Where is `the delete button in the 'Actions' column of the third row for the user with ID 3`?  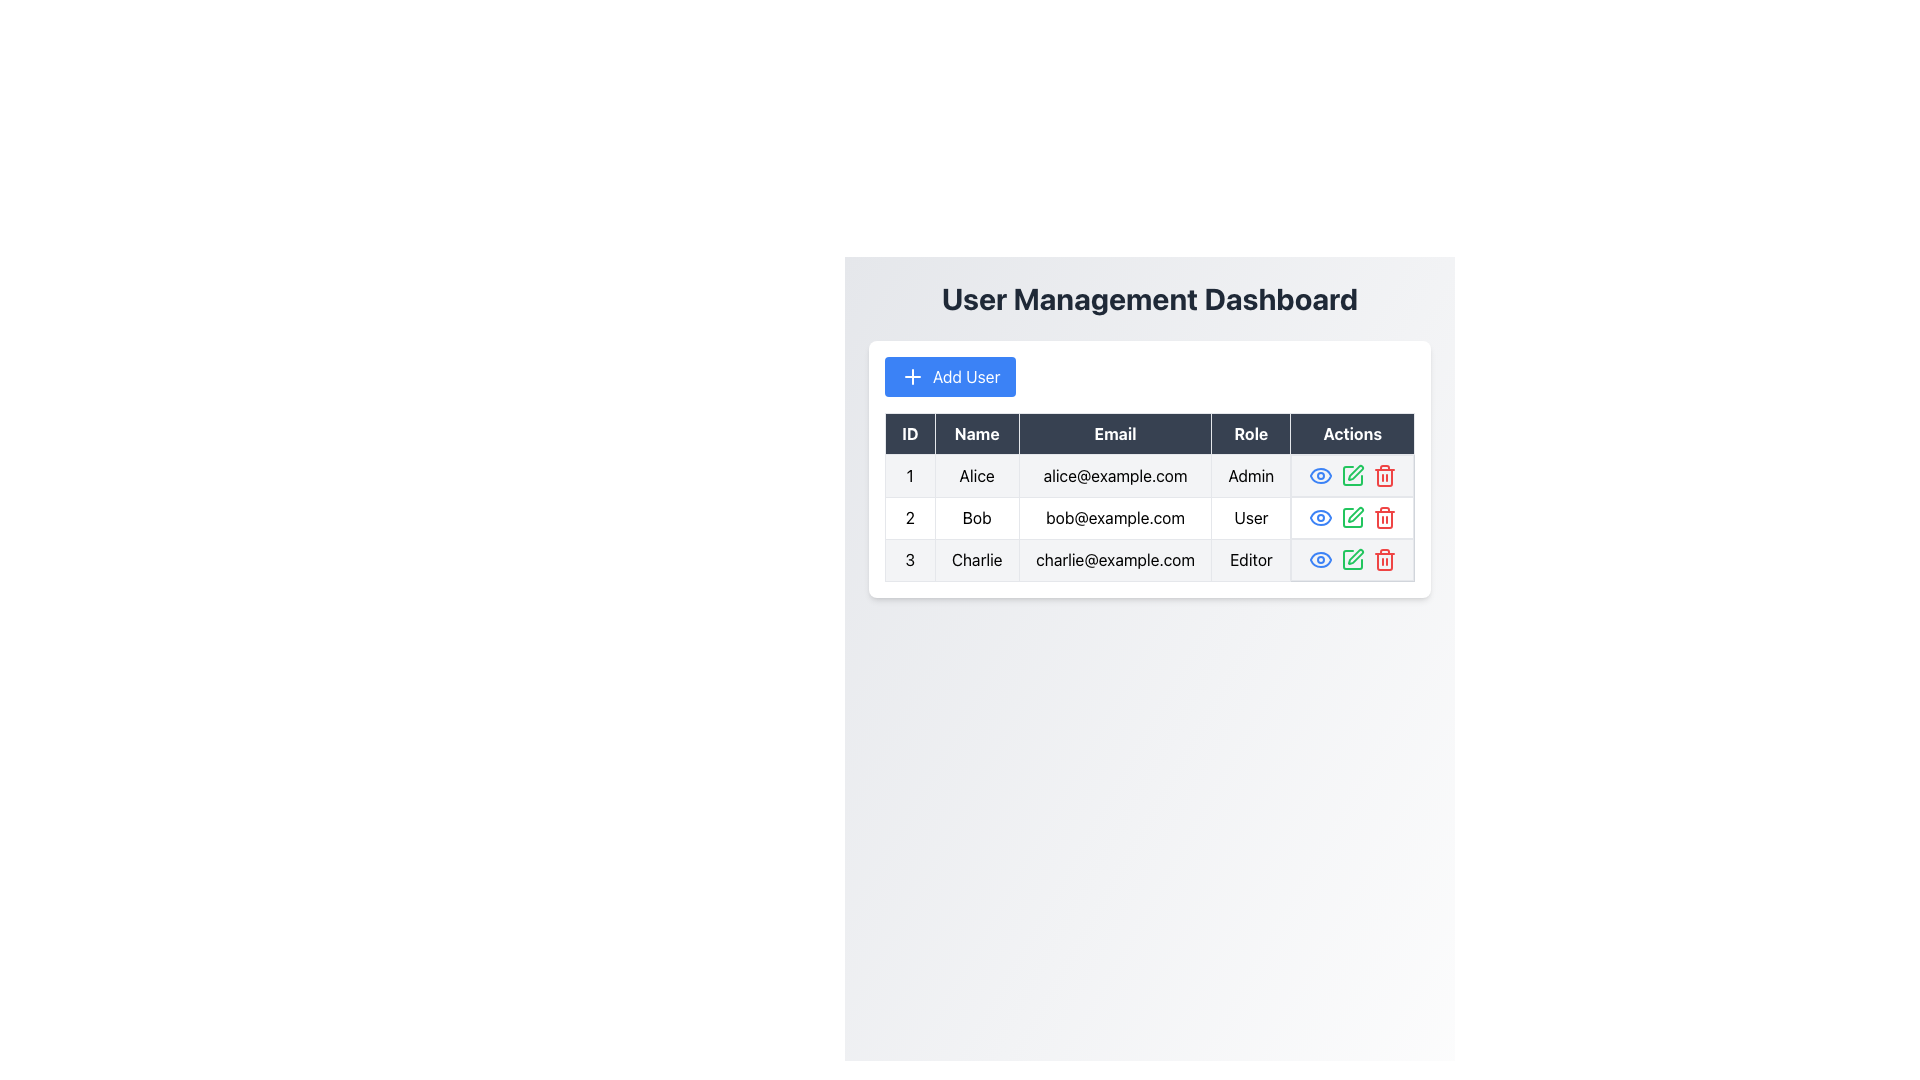
the delete button in the 'Actions' column of the third row for the user with ID 3 is located at coordinates (1383, 559).